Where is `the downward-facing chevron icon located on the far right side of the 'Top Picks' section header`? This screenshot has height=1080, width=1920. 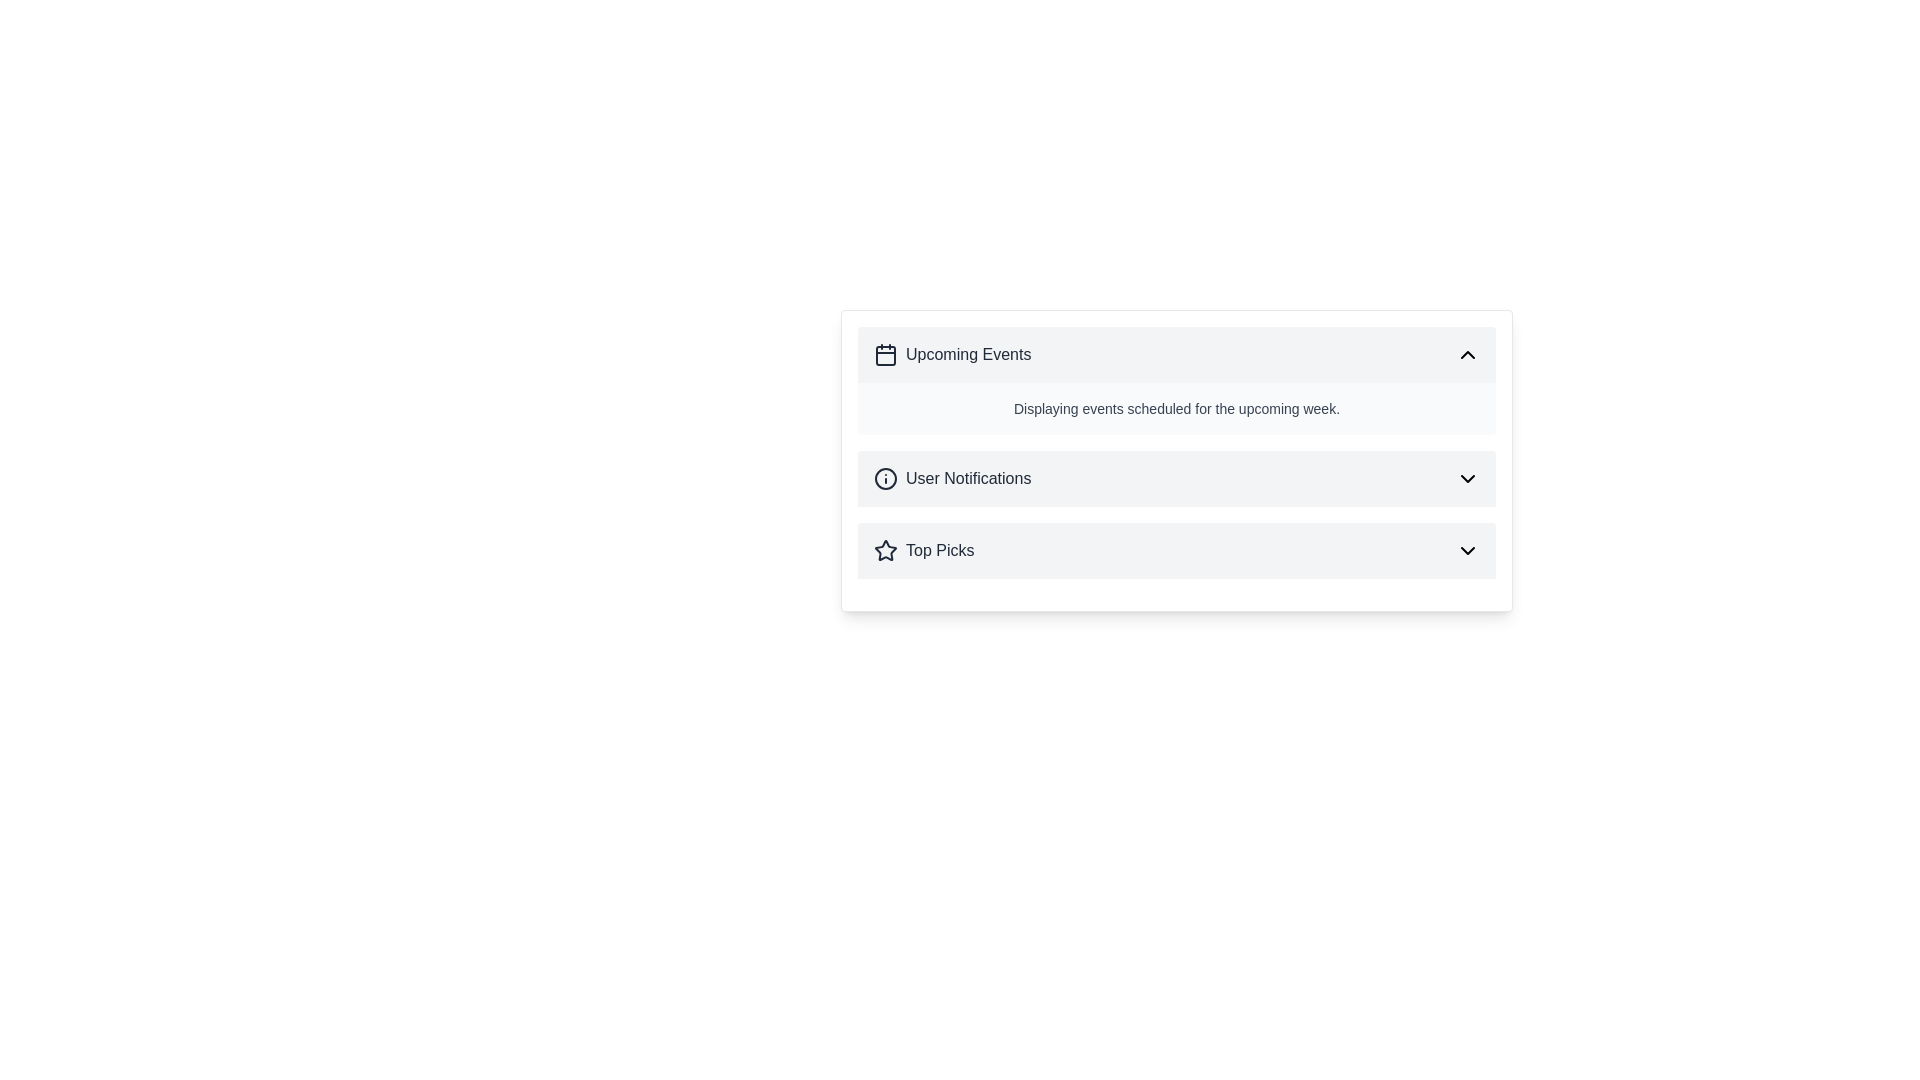
the downward-facing chevron icon located on the far right side of the 'Top Picks' section header is located at coordinates (1468, 551).